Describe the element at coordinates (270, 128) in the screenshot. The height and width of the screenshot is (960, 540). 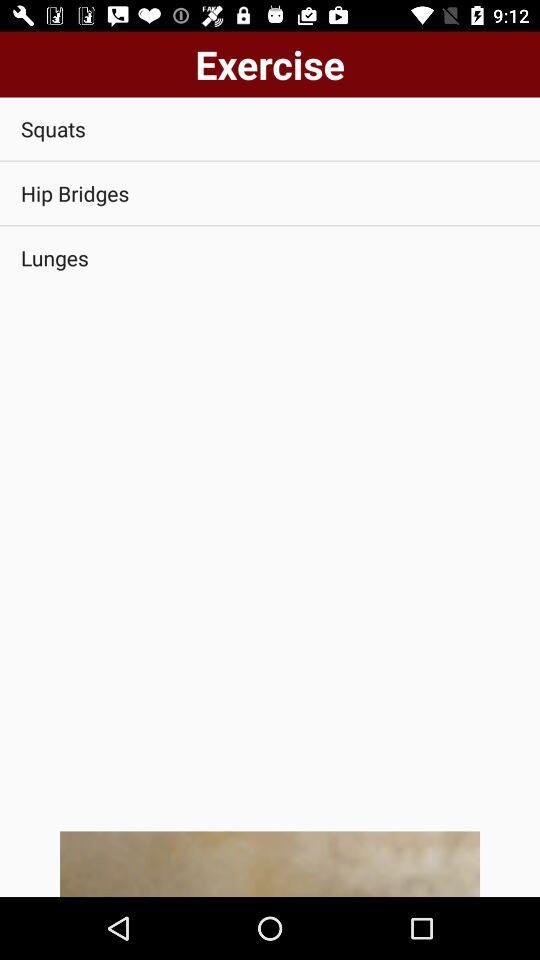
I see `the item above hip bridges` at that location.